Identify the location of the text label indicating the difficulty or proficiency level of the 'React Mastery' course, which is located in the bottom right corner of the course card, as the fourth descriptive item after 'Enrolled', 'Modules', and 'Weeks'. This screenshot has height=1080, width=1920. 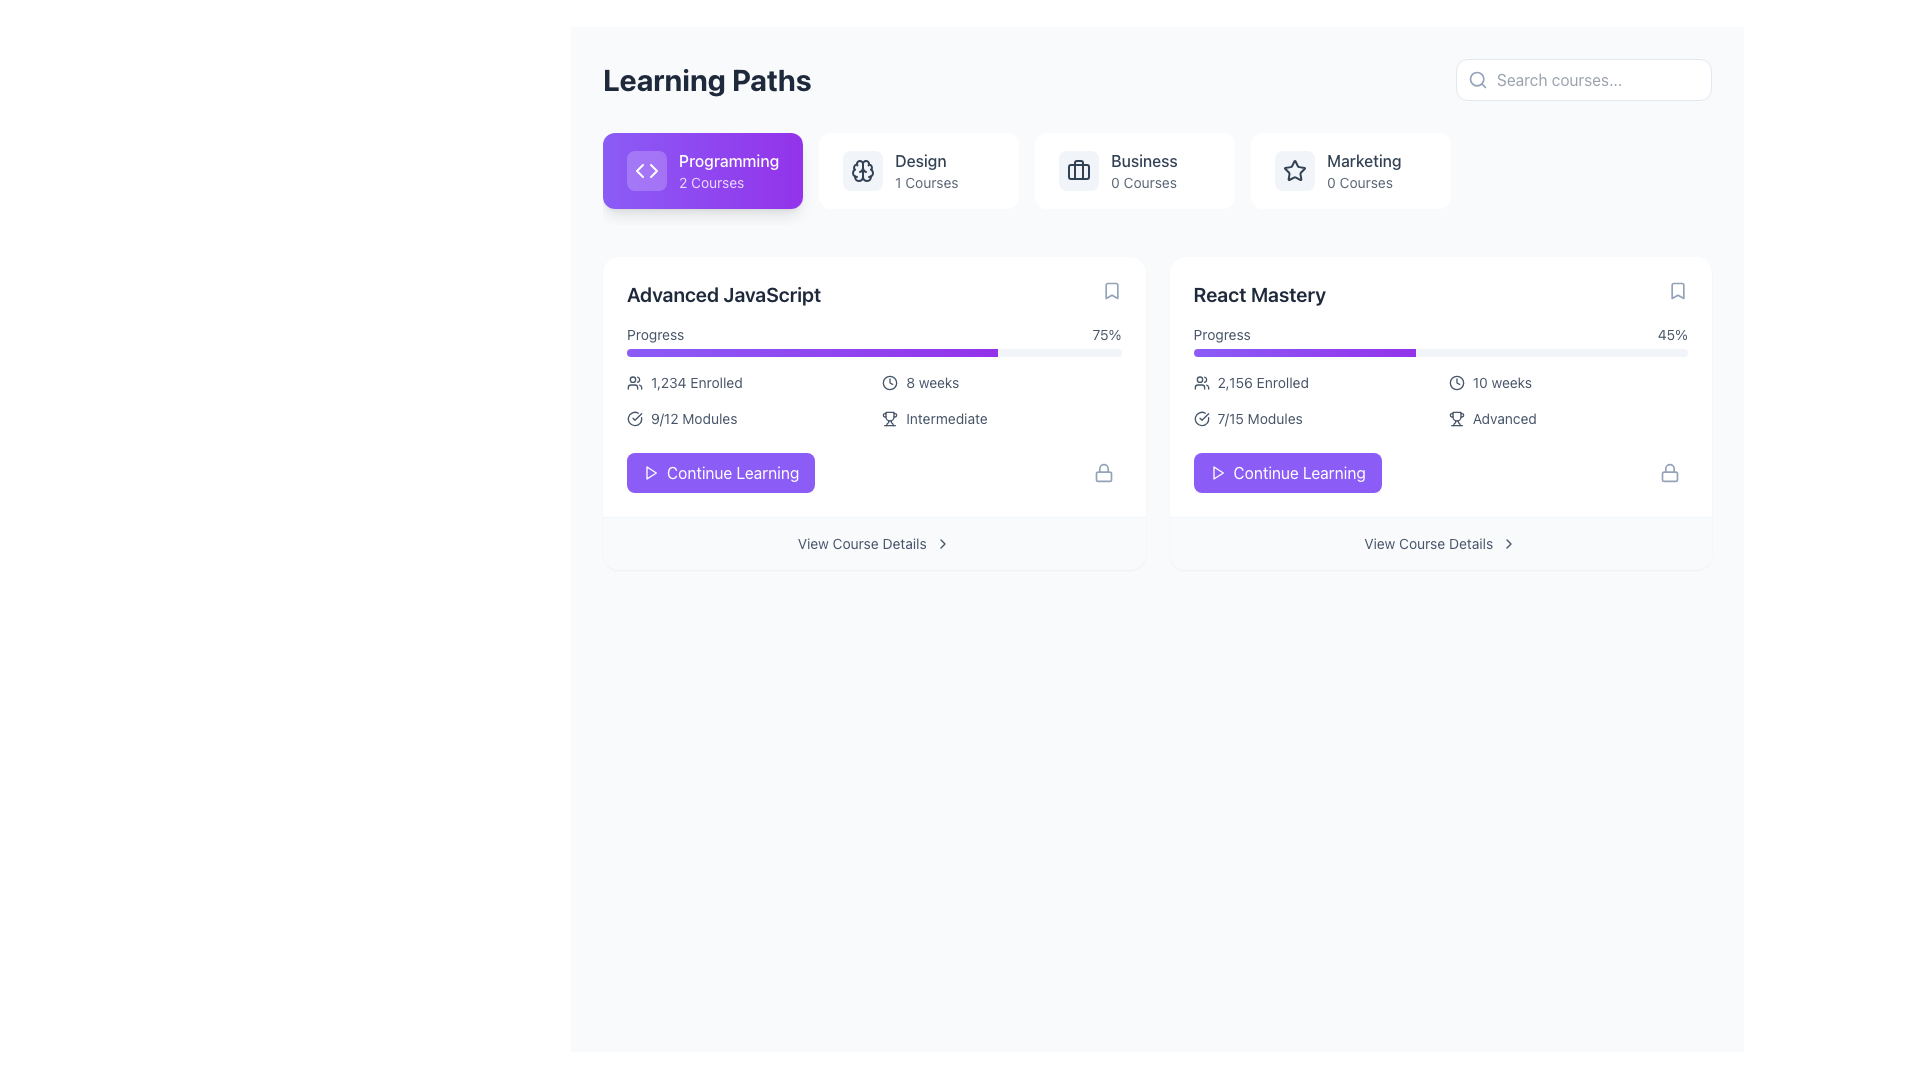
(1567, 418).